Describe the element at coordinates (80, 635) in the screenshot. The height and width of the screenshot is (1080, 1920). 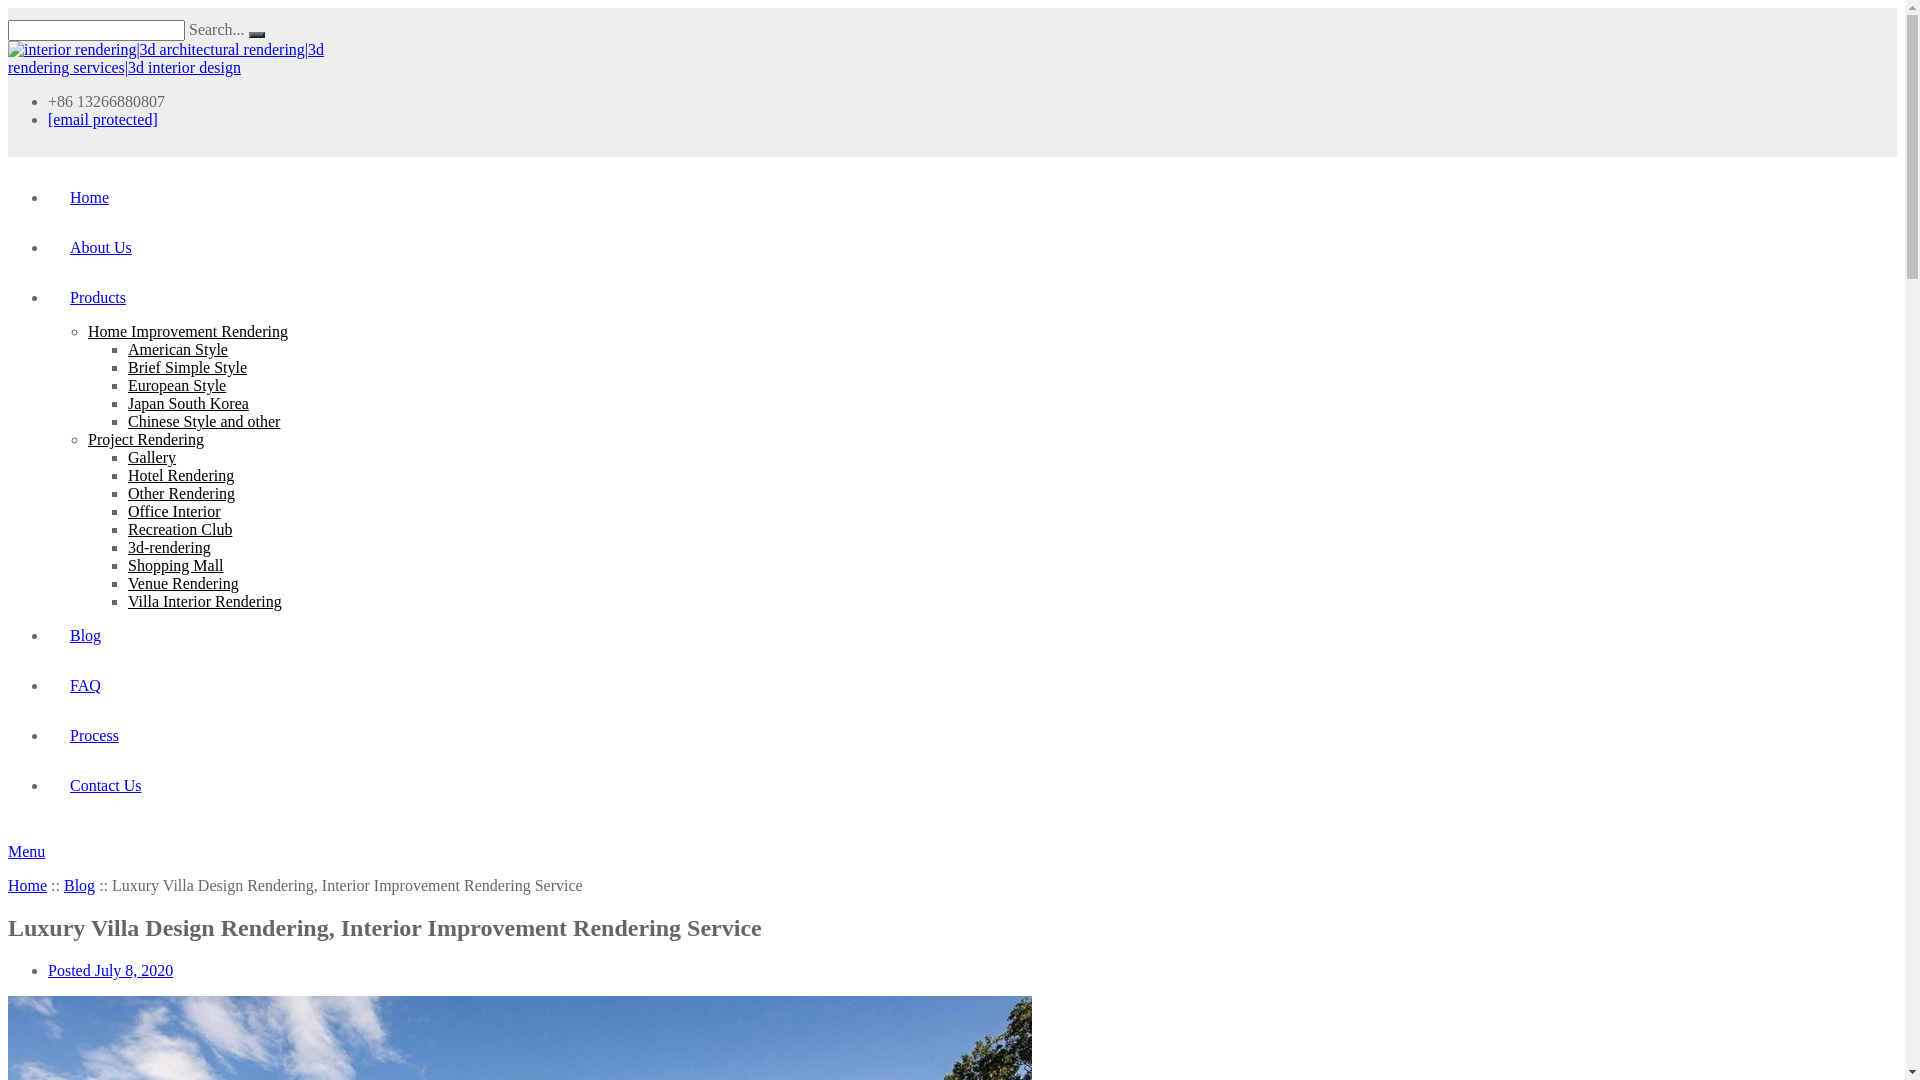
I see `'Blog'` at that location.